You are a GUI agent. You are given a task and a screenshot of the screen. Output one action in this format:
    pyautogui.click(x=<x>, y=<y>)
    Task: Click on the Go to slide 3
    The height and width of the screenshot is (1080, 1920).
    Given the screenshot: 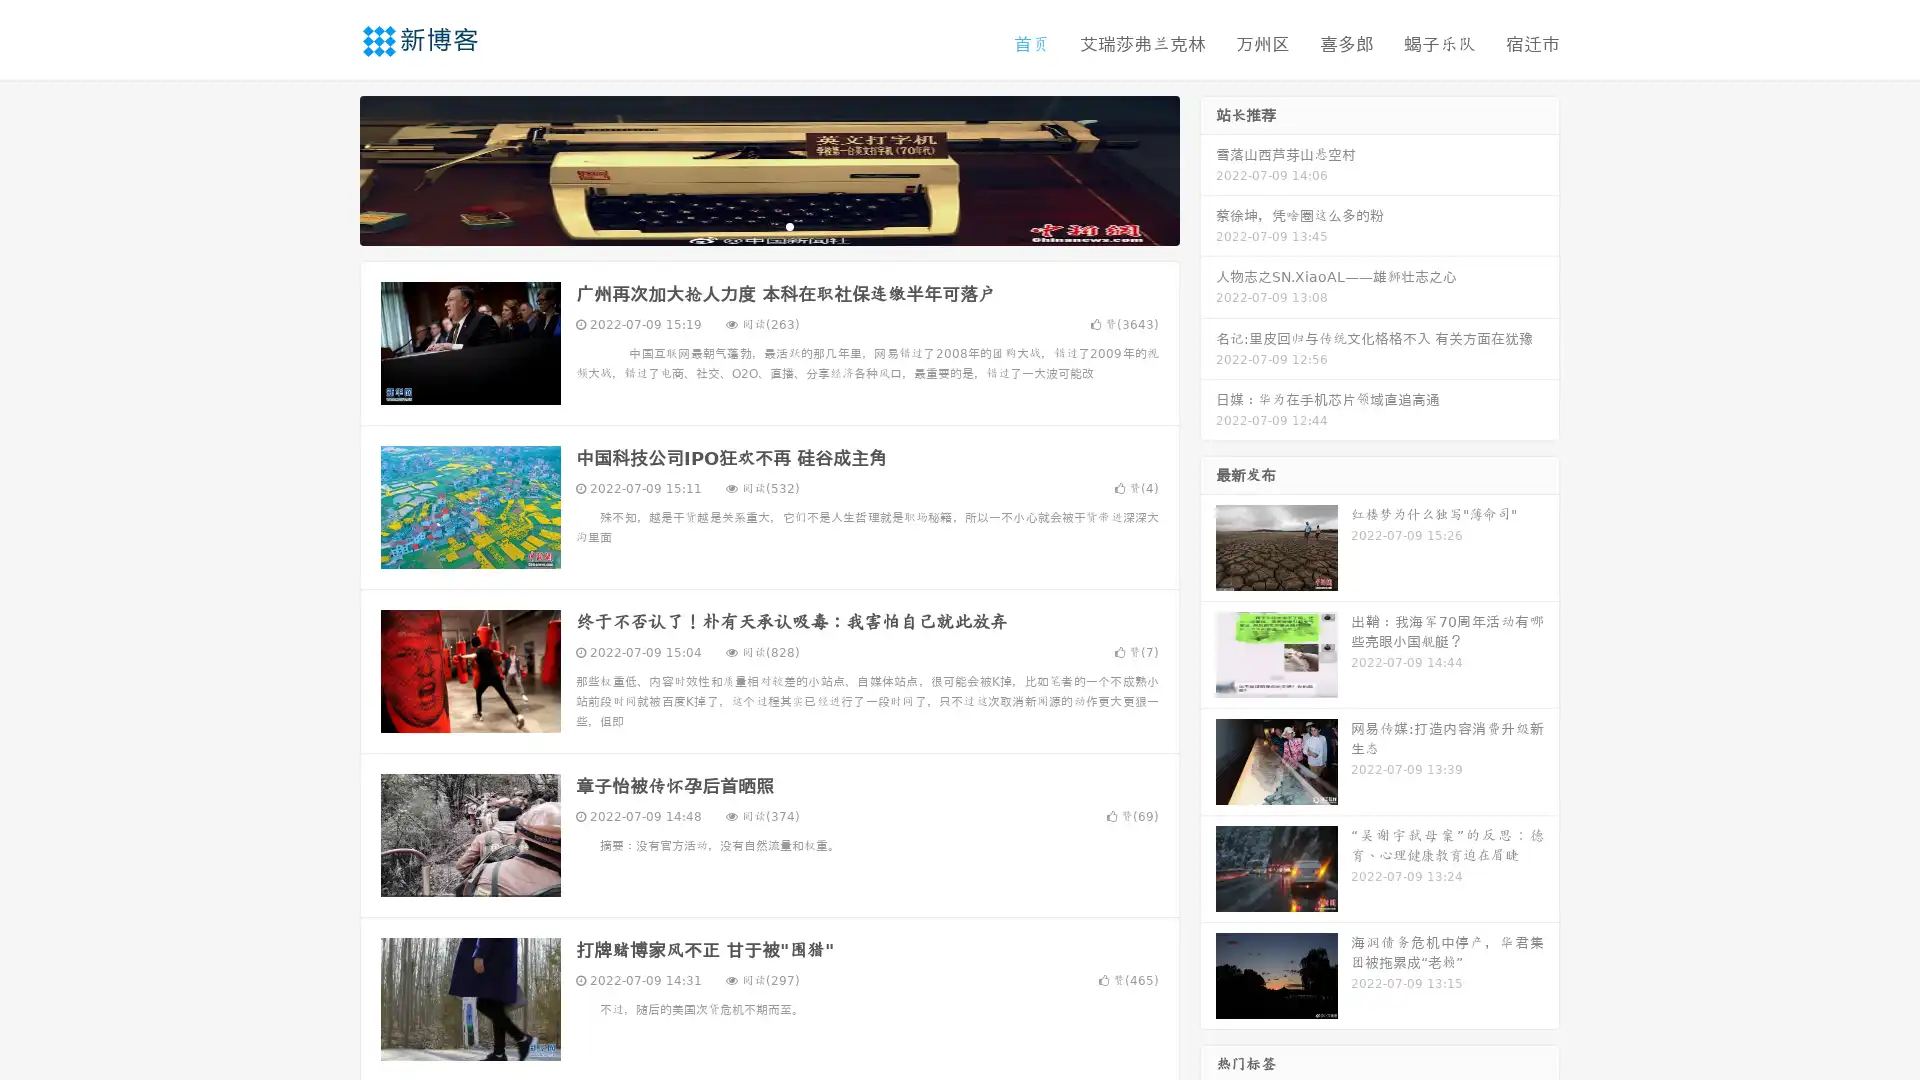 What is the action you would take?
    pyautogui.click(x=789, y=225)
    